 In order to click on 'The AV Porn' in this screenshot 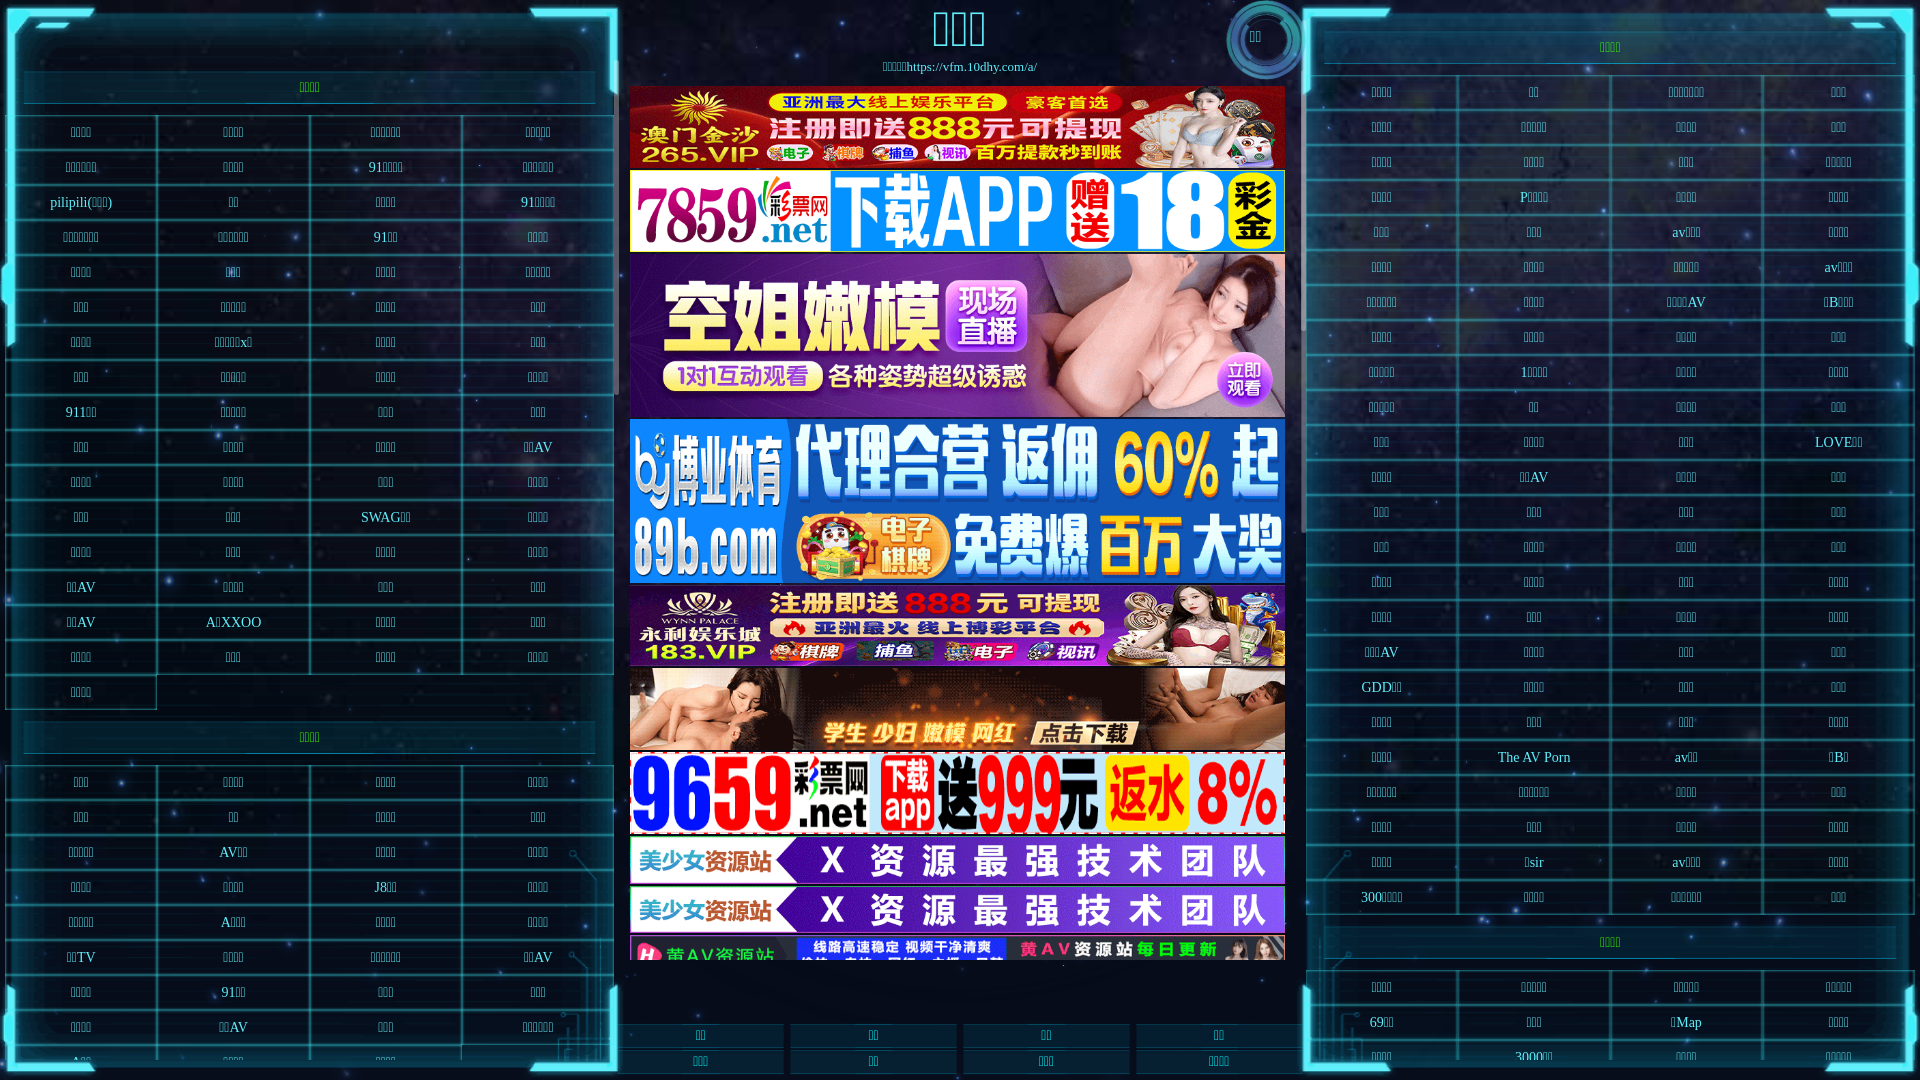, I will do `click(1533, 757)`.